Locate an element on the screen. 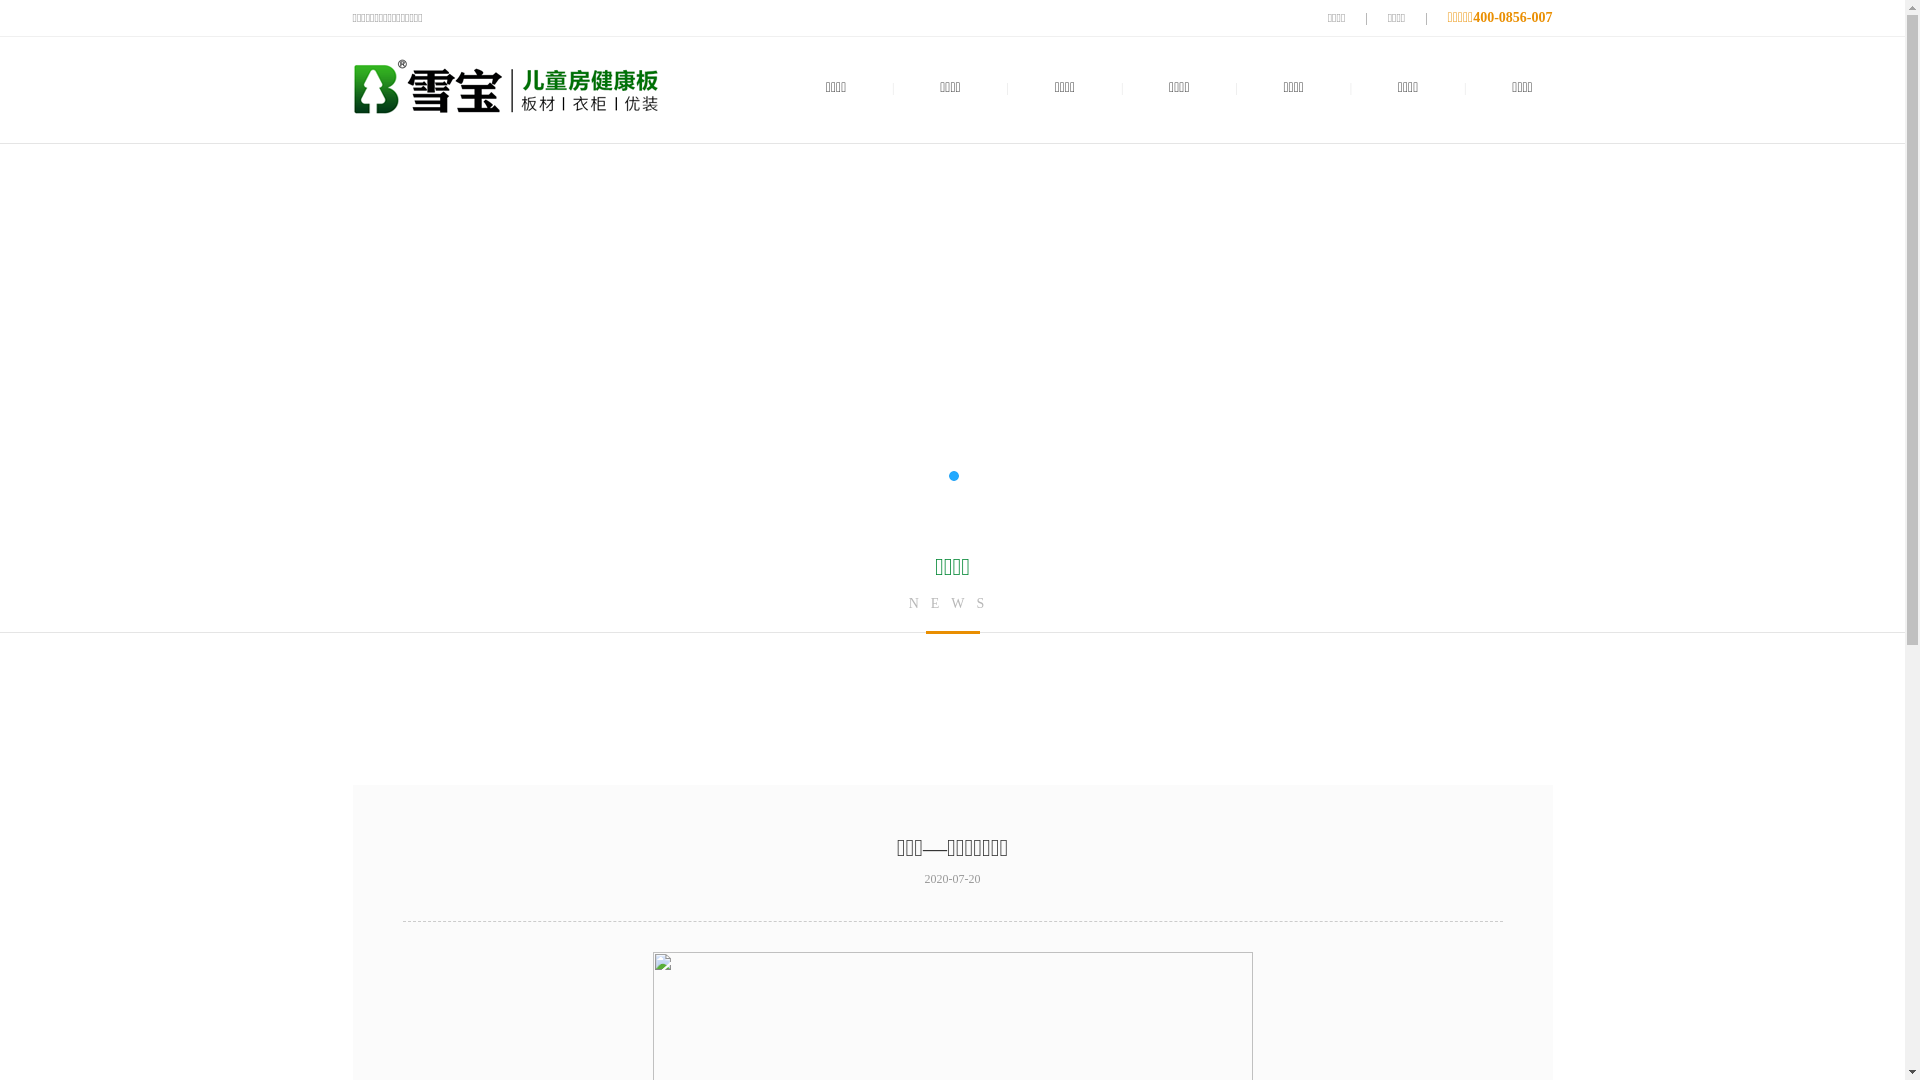 Image resolution: width=1920 pixels, height=1080 pixels. '1' is located at coordinates (943, 475).